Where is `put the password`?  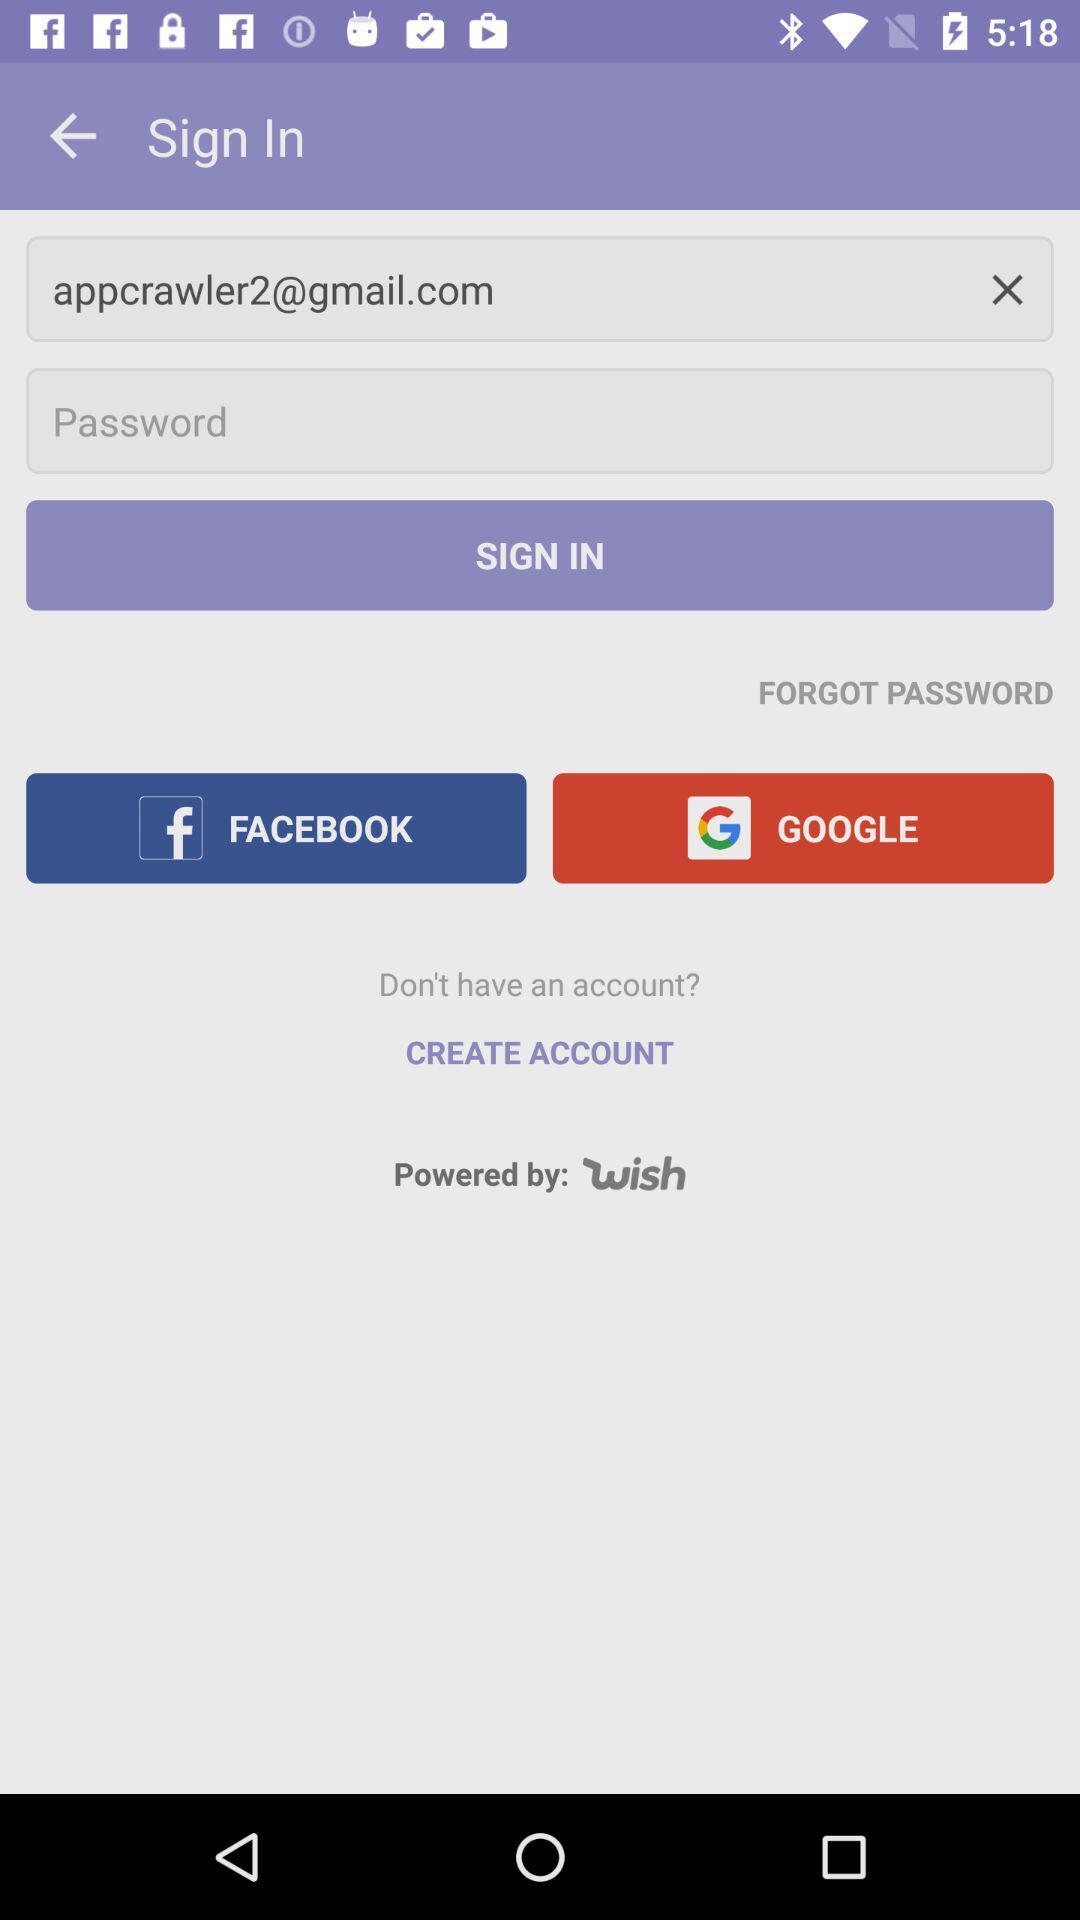 put the password is located at coordinates (540, 420).